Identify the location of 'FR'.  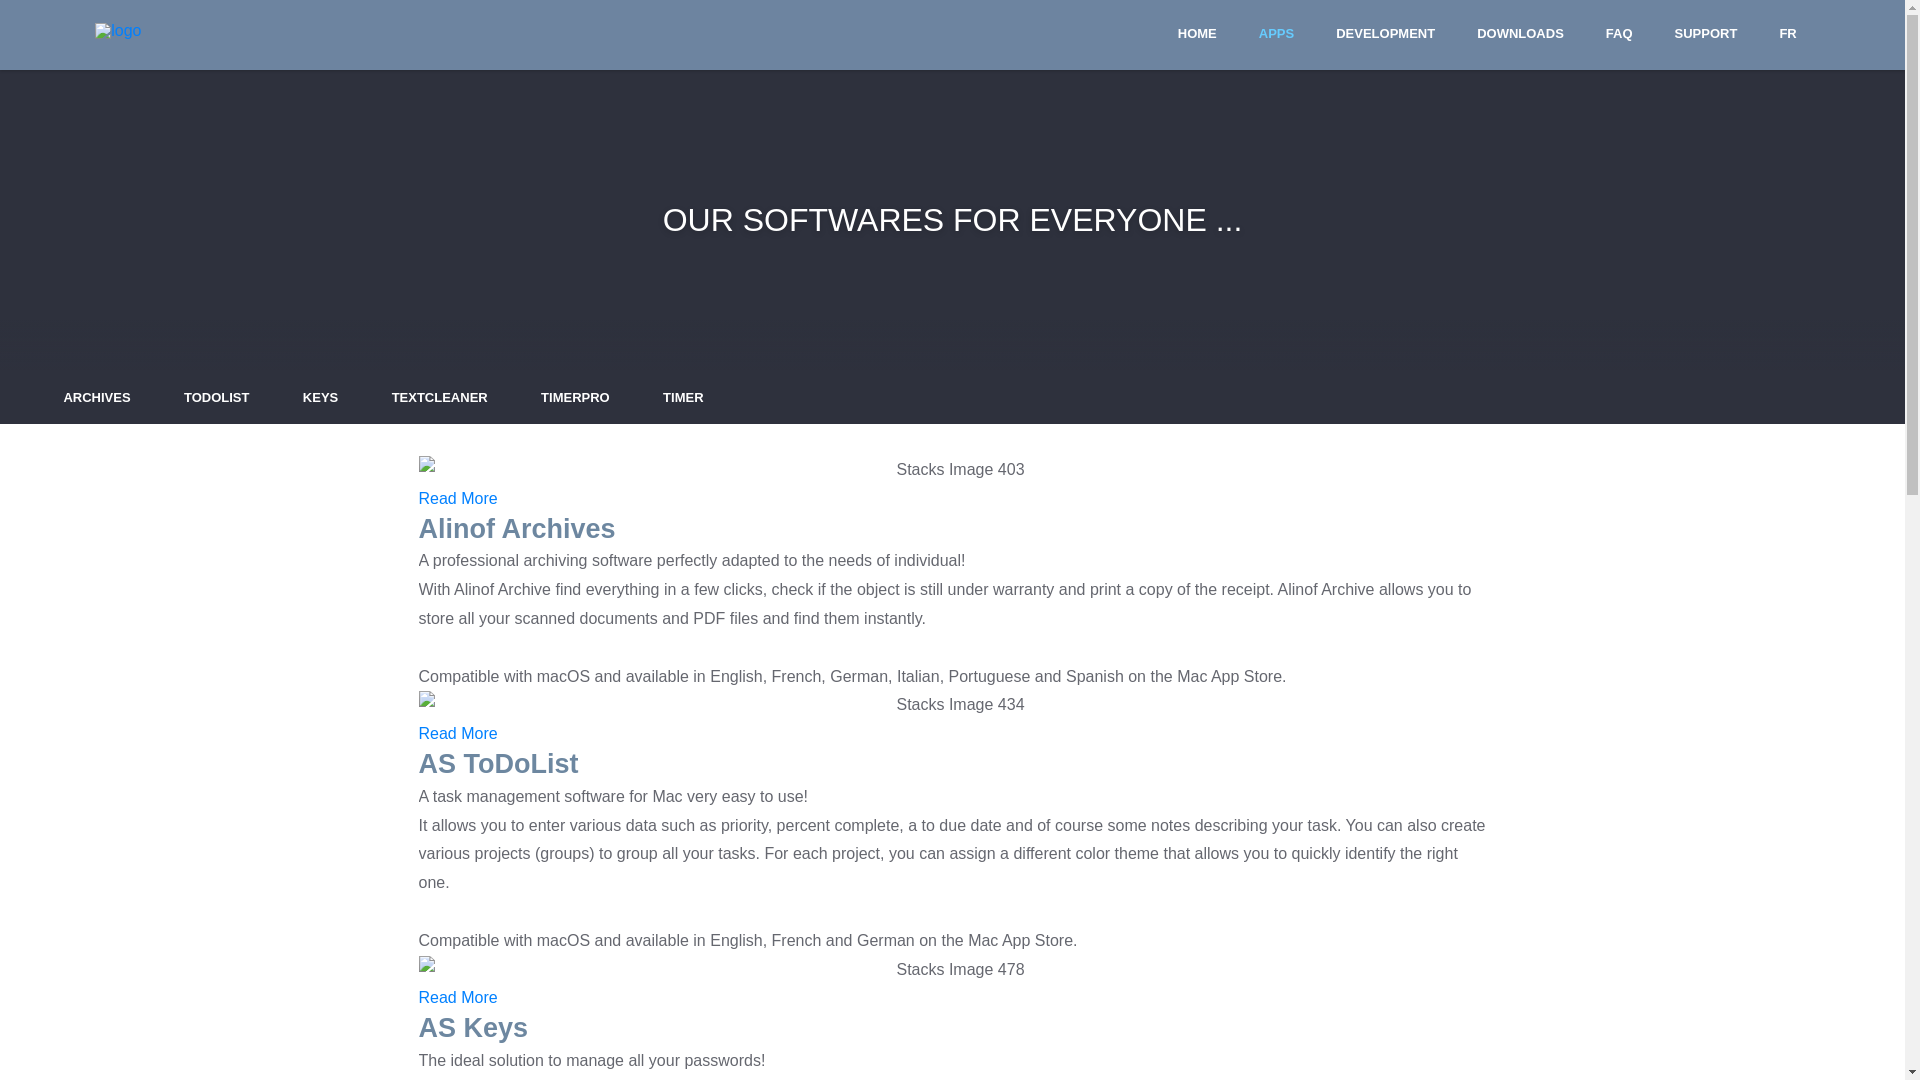
(1787, 33).